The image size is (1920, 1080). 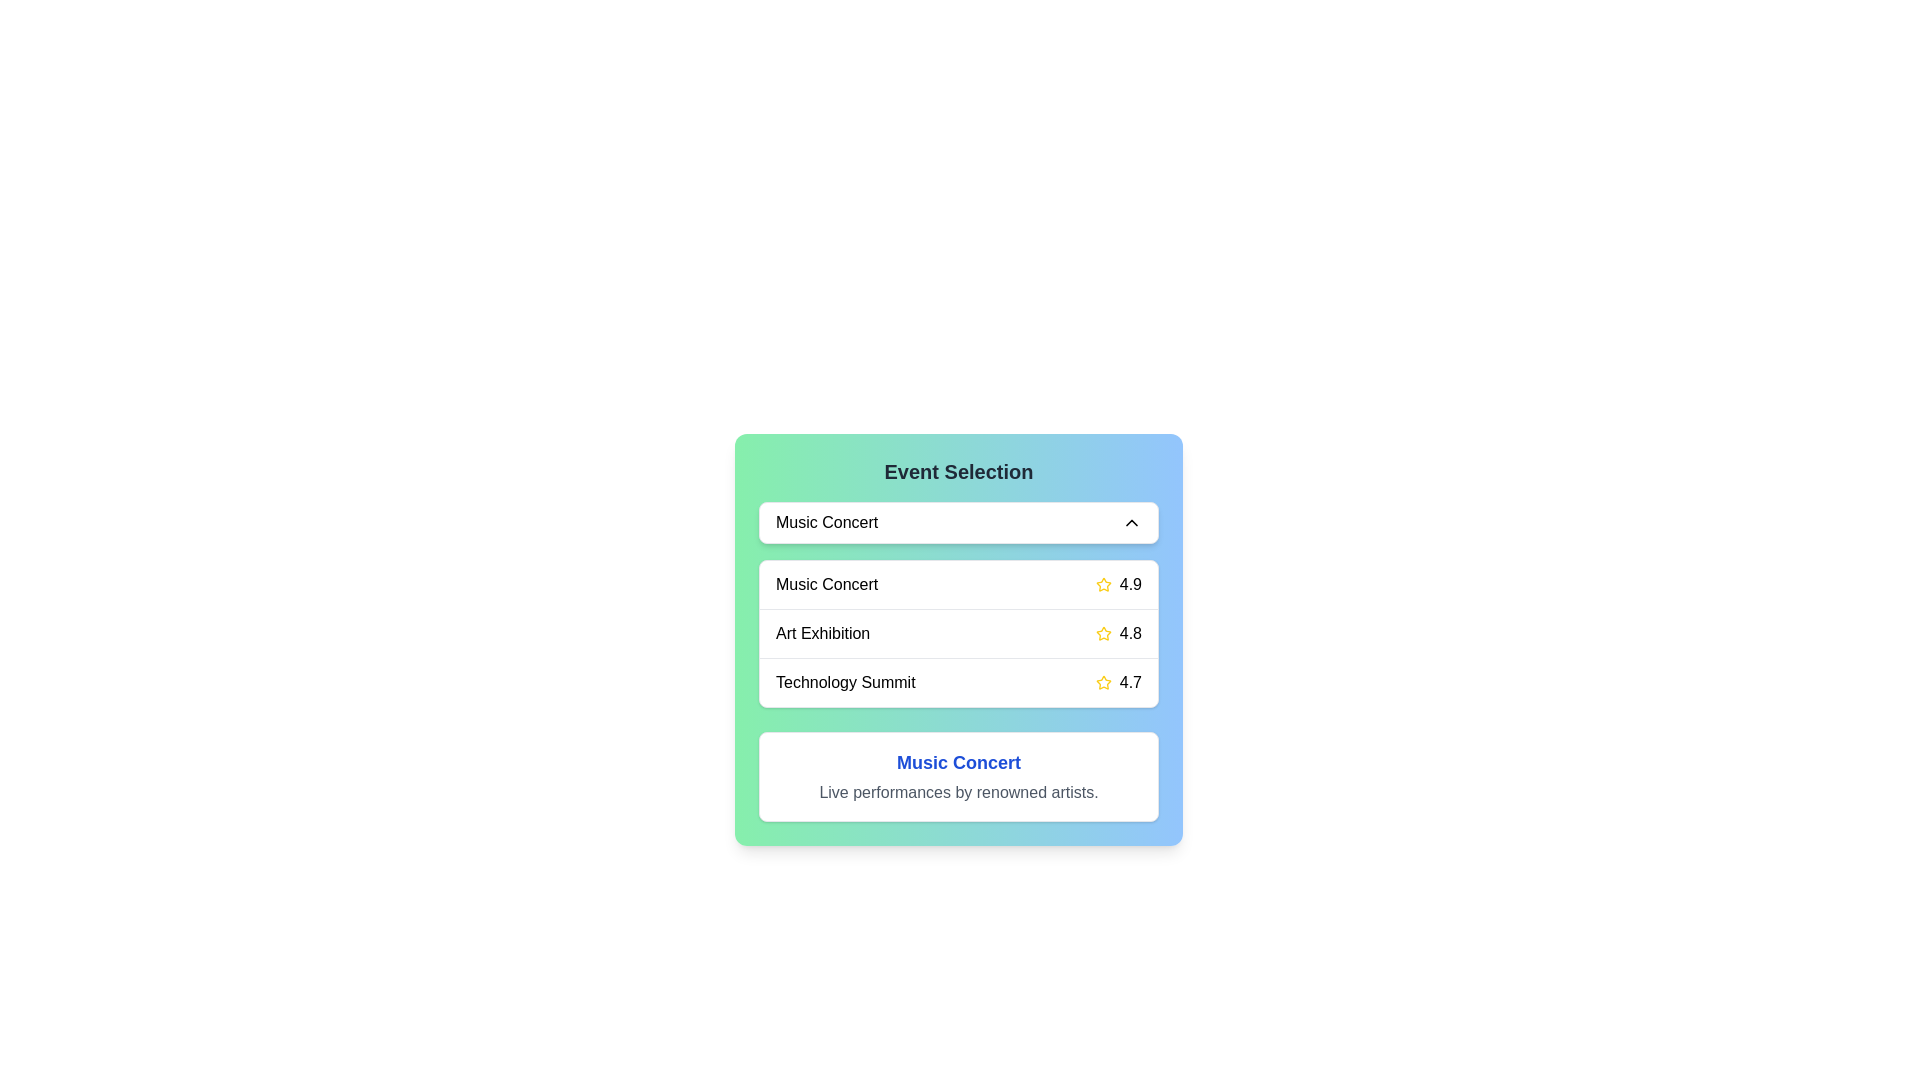 What do you see at coordinates (958, 632) in the screenshot?
I see `the event entry titled 'Art Exhibition' which has a user rating of 4.8 in the vertical list of events` at bounding box center [958, 632].